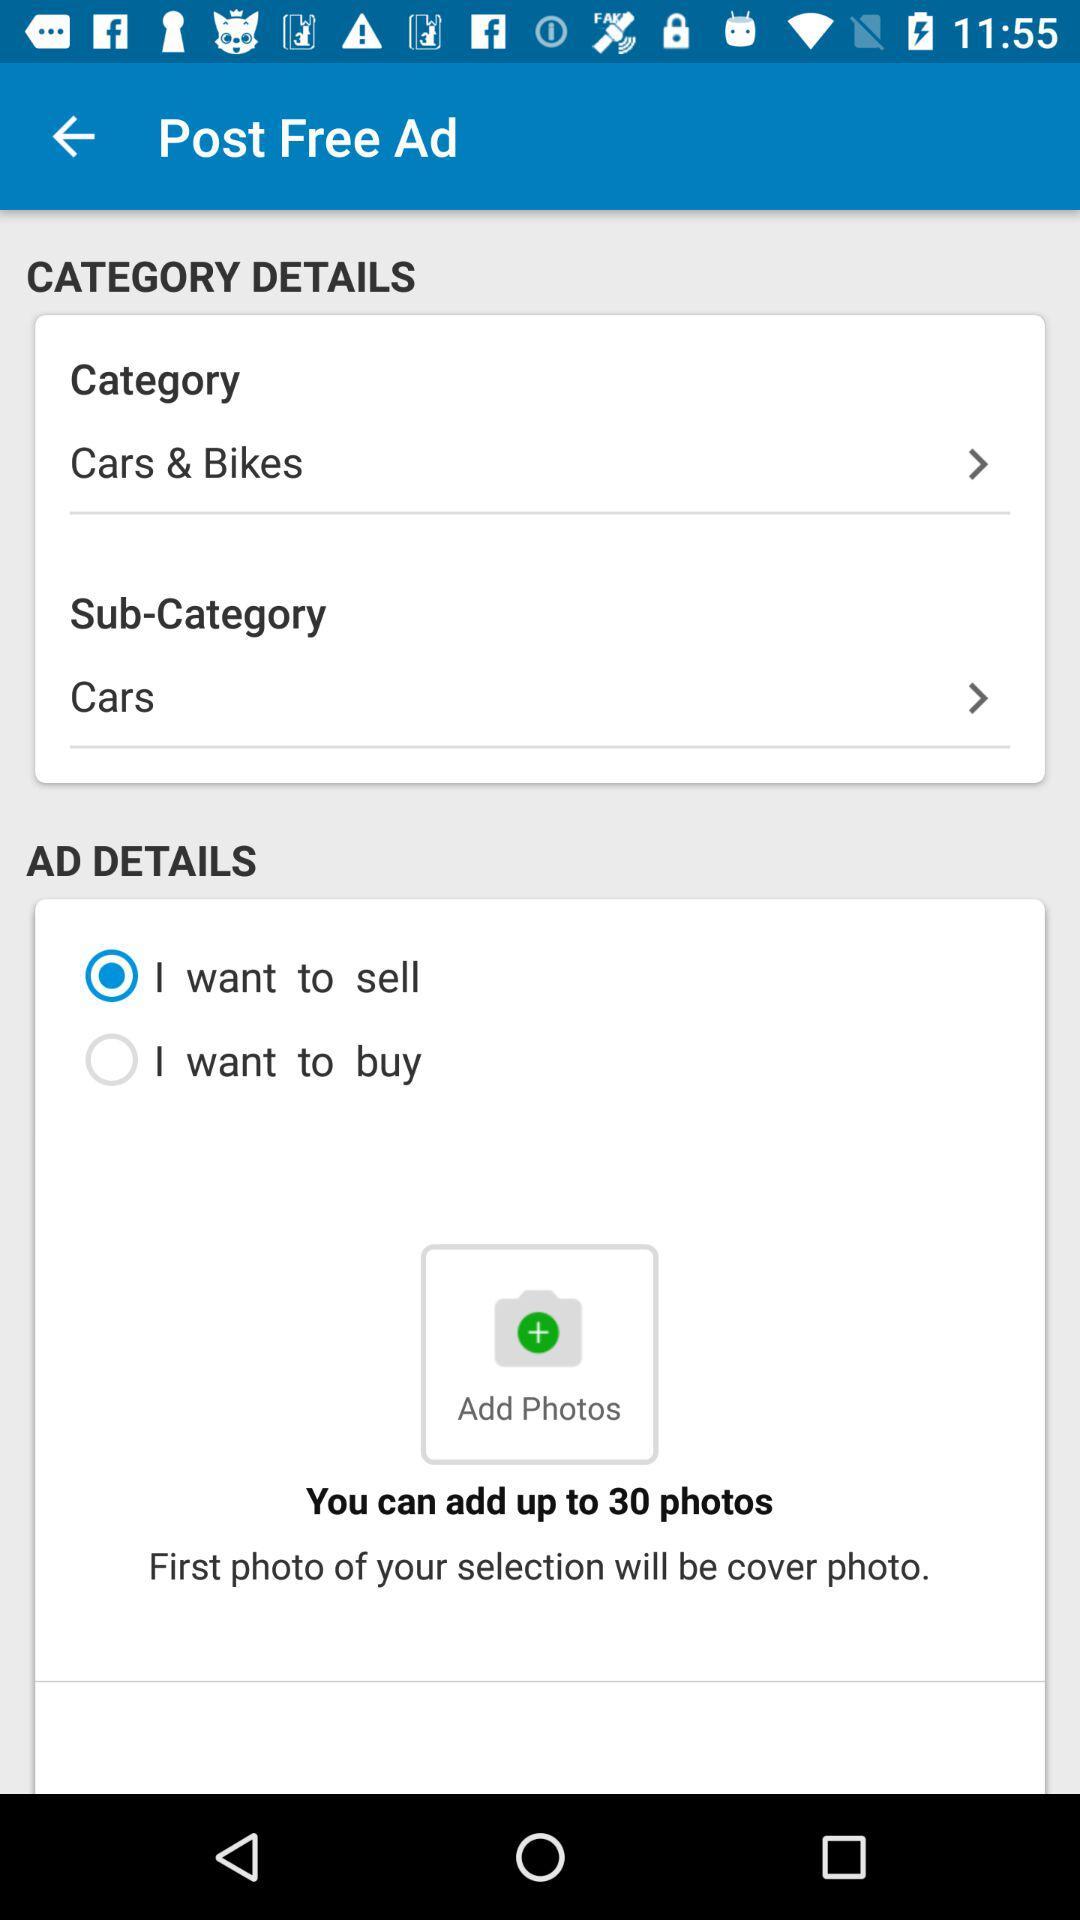  I want to click on item below category icon, so click(540, 472).